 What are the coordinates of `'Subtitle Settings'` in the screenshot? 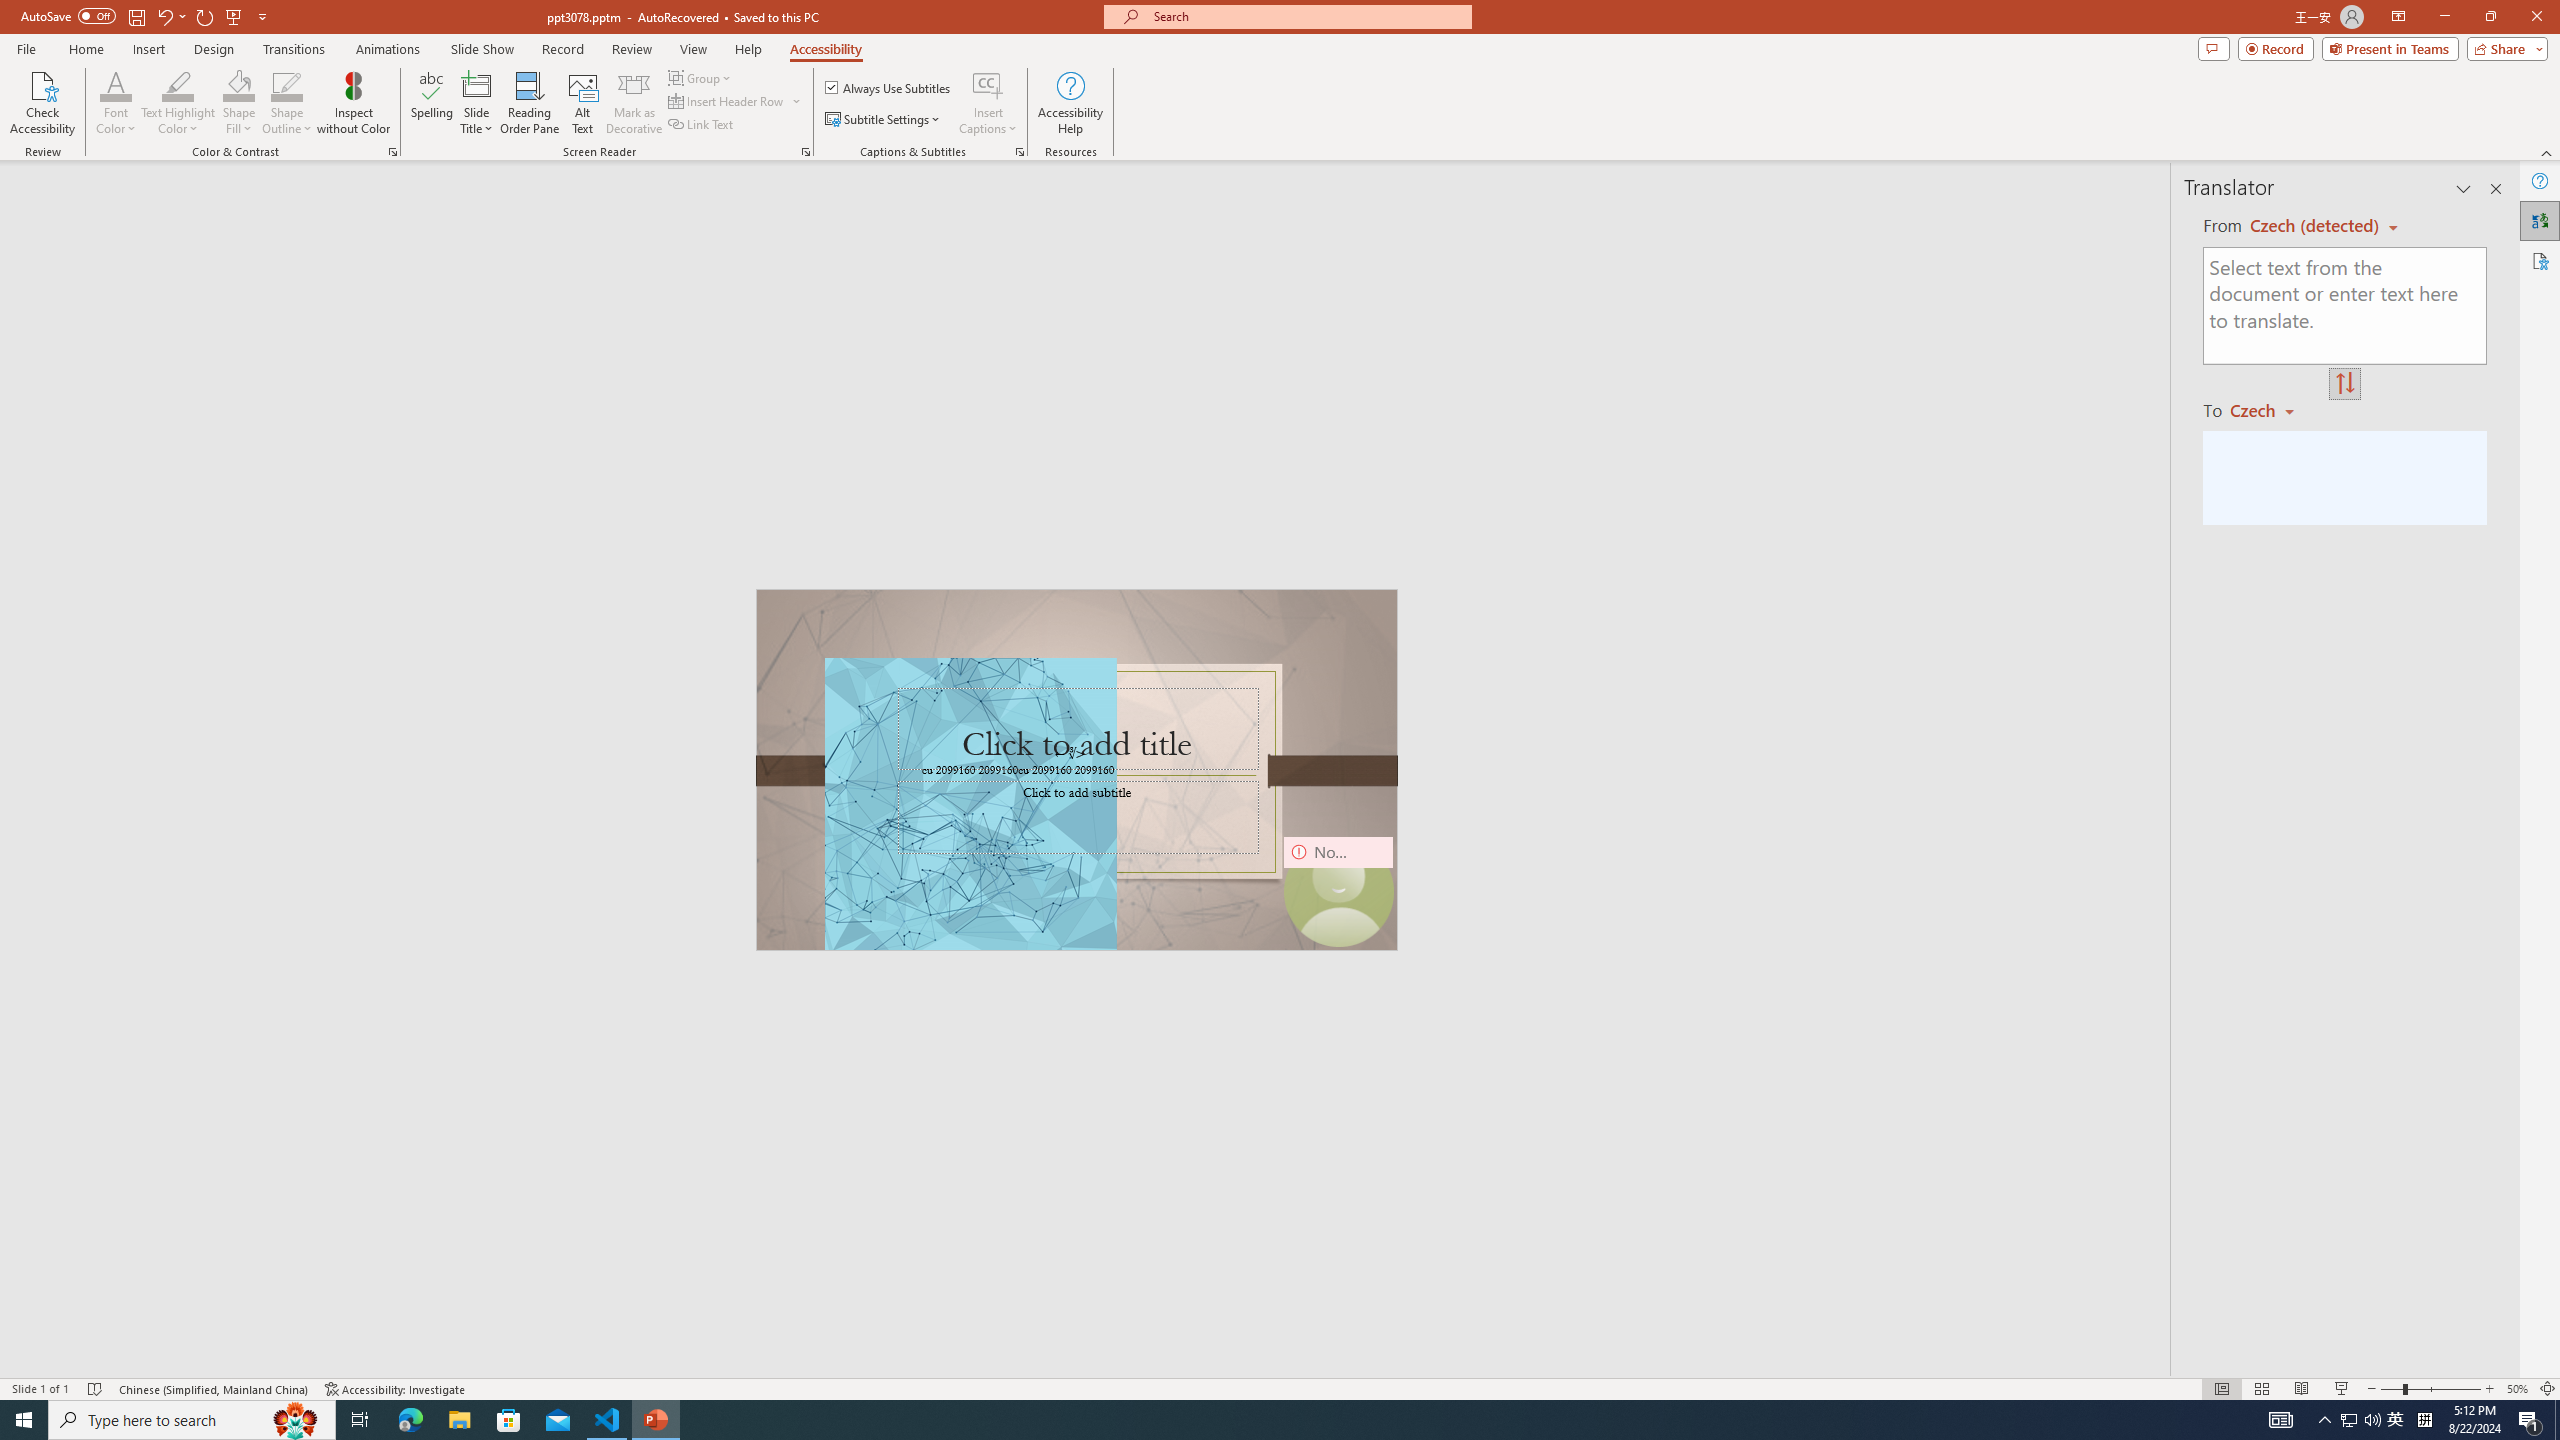 It's located at (884, 118).